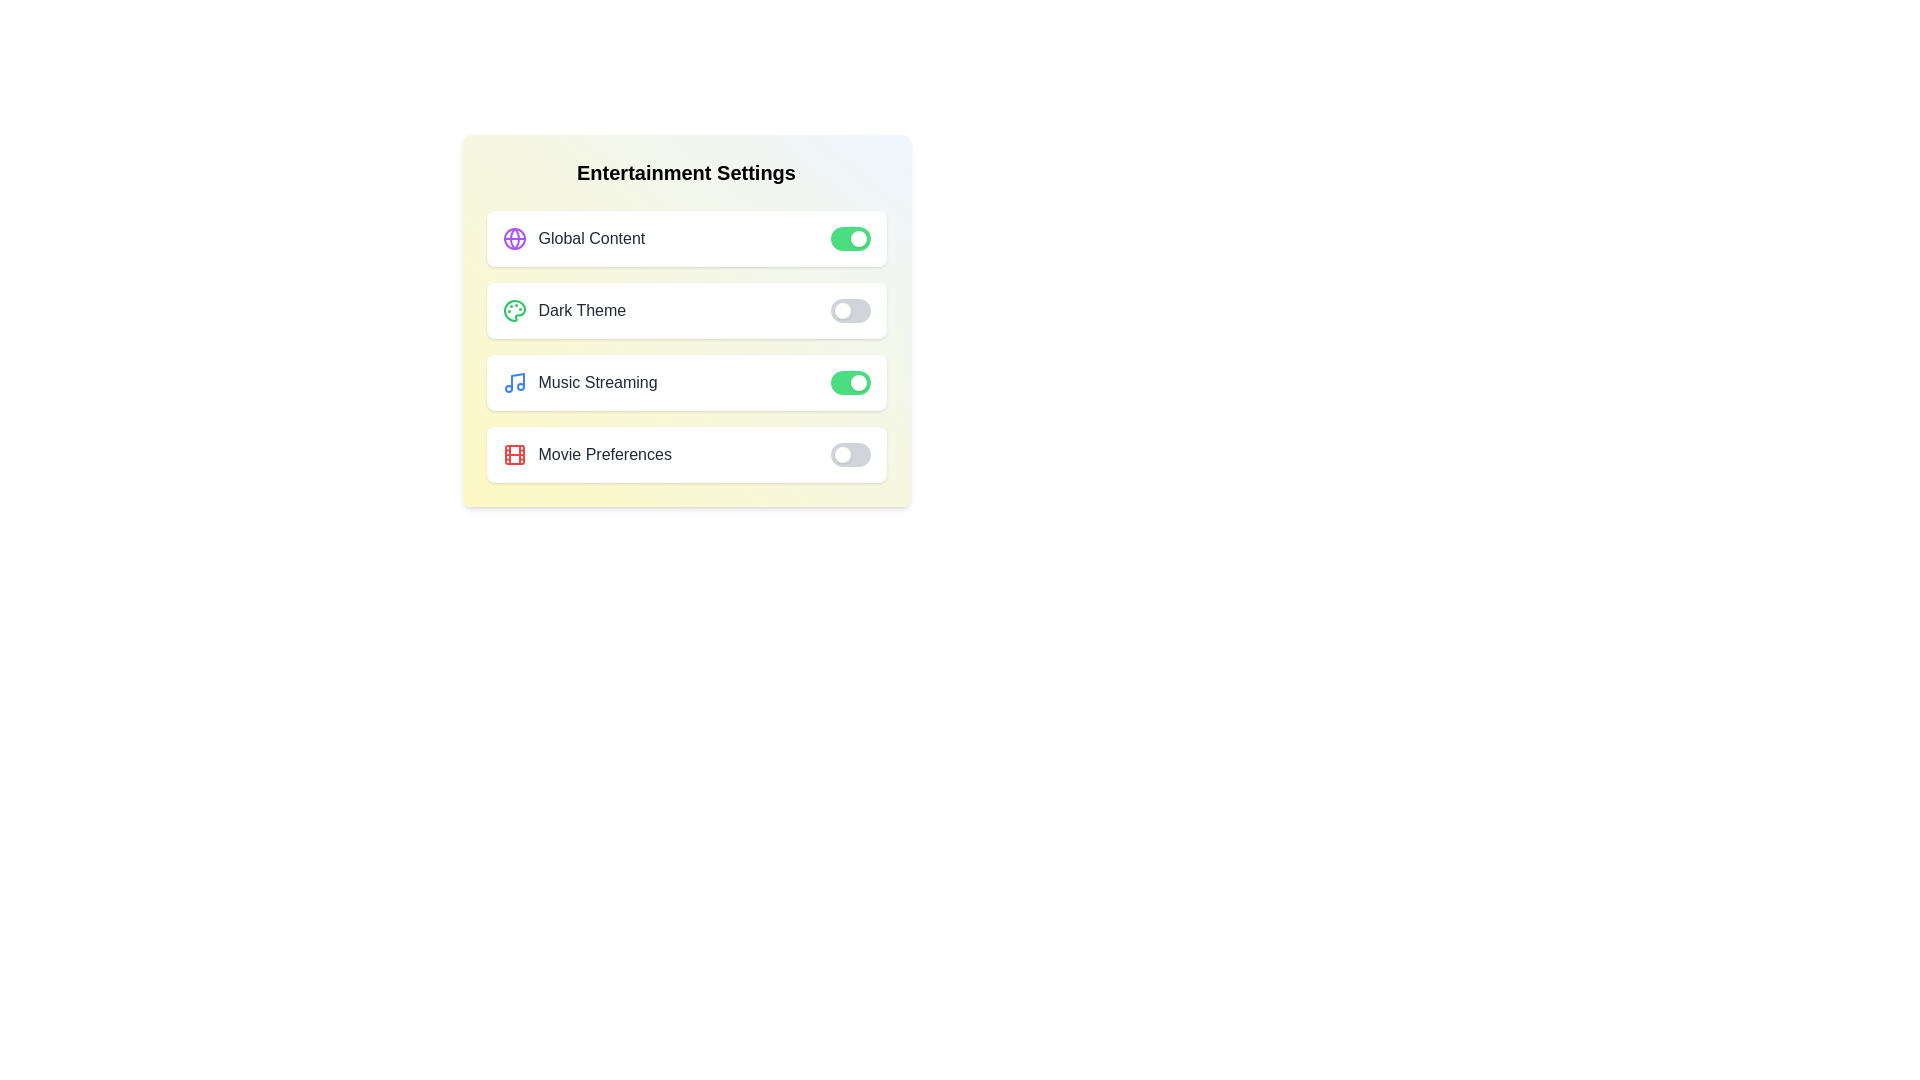  I want to click on the background of the component, so click(767, 469).